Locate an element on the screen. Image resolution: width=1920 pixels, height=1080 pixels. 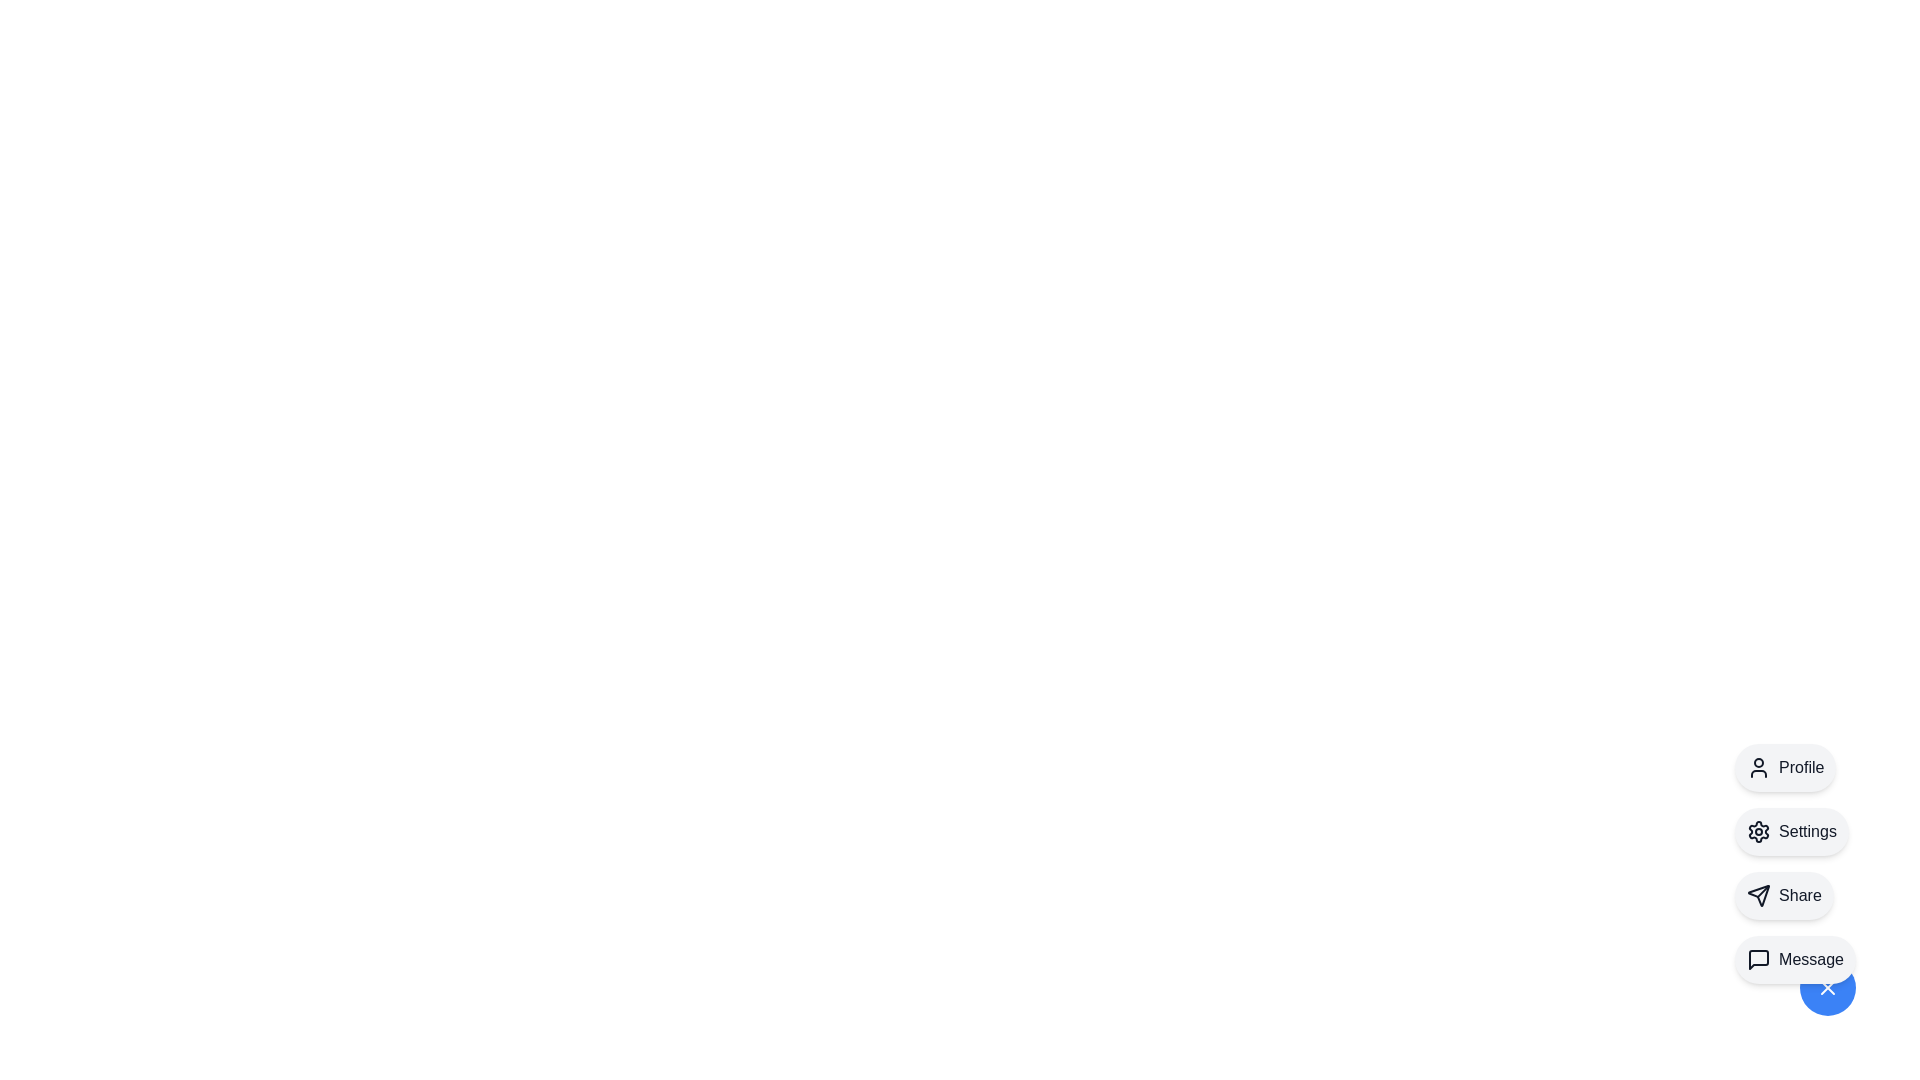
the Message button to reveal its tooltip is located at coordinates (1795, 959).